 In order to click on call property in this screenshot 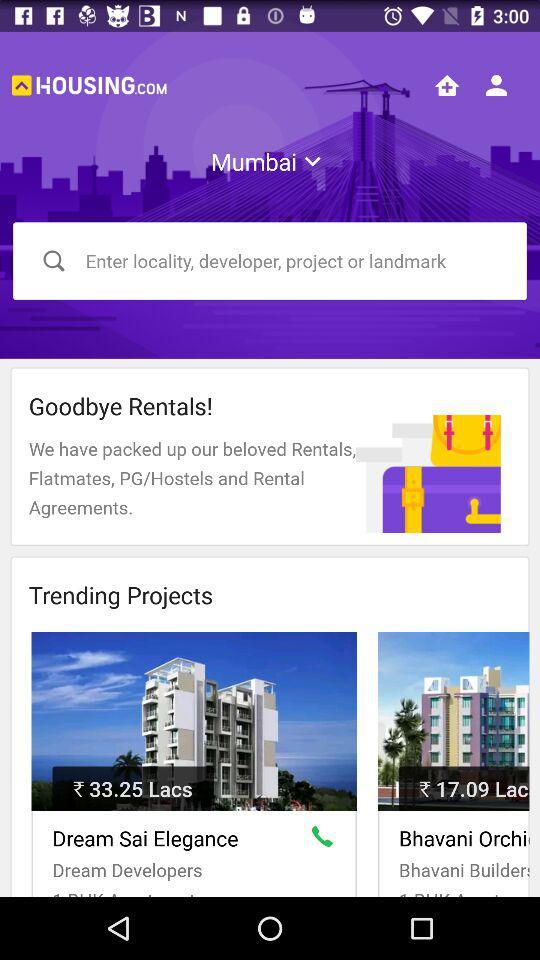, I will do `click(326, 840)`.